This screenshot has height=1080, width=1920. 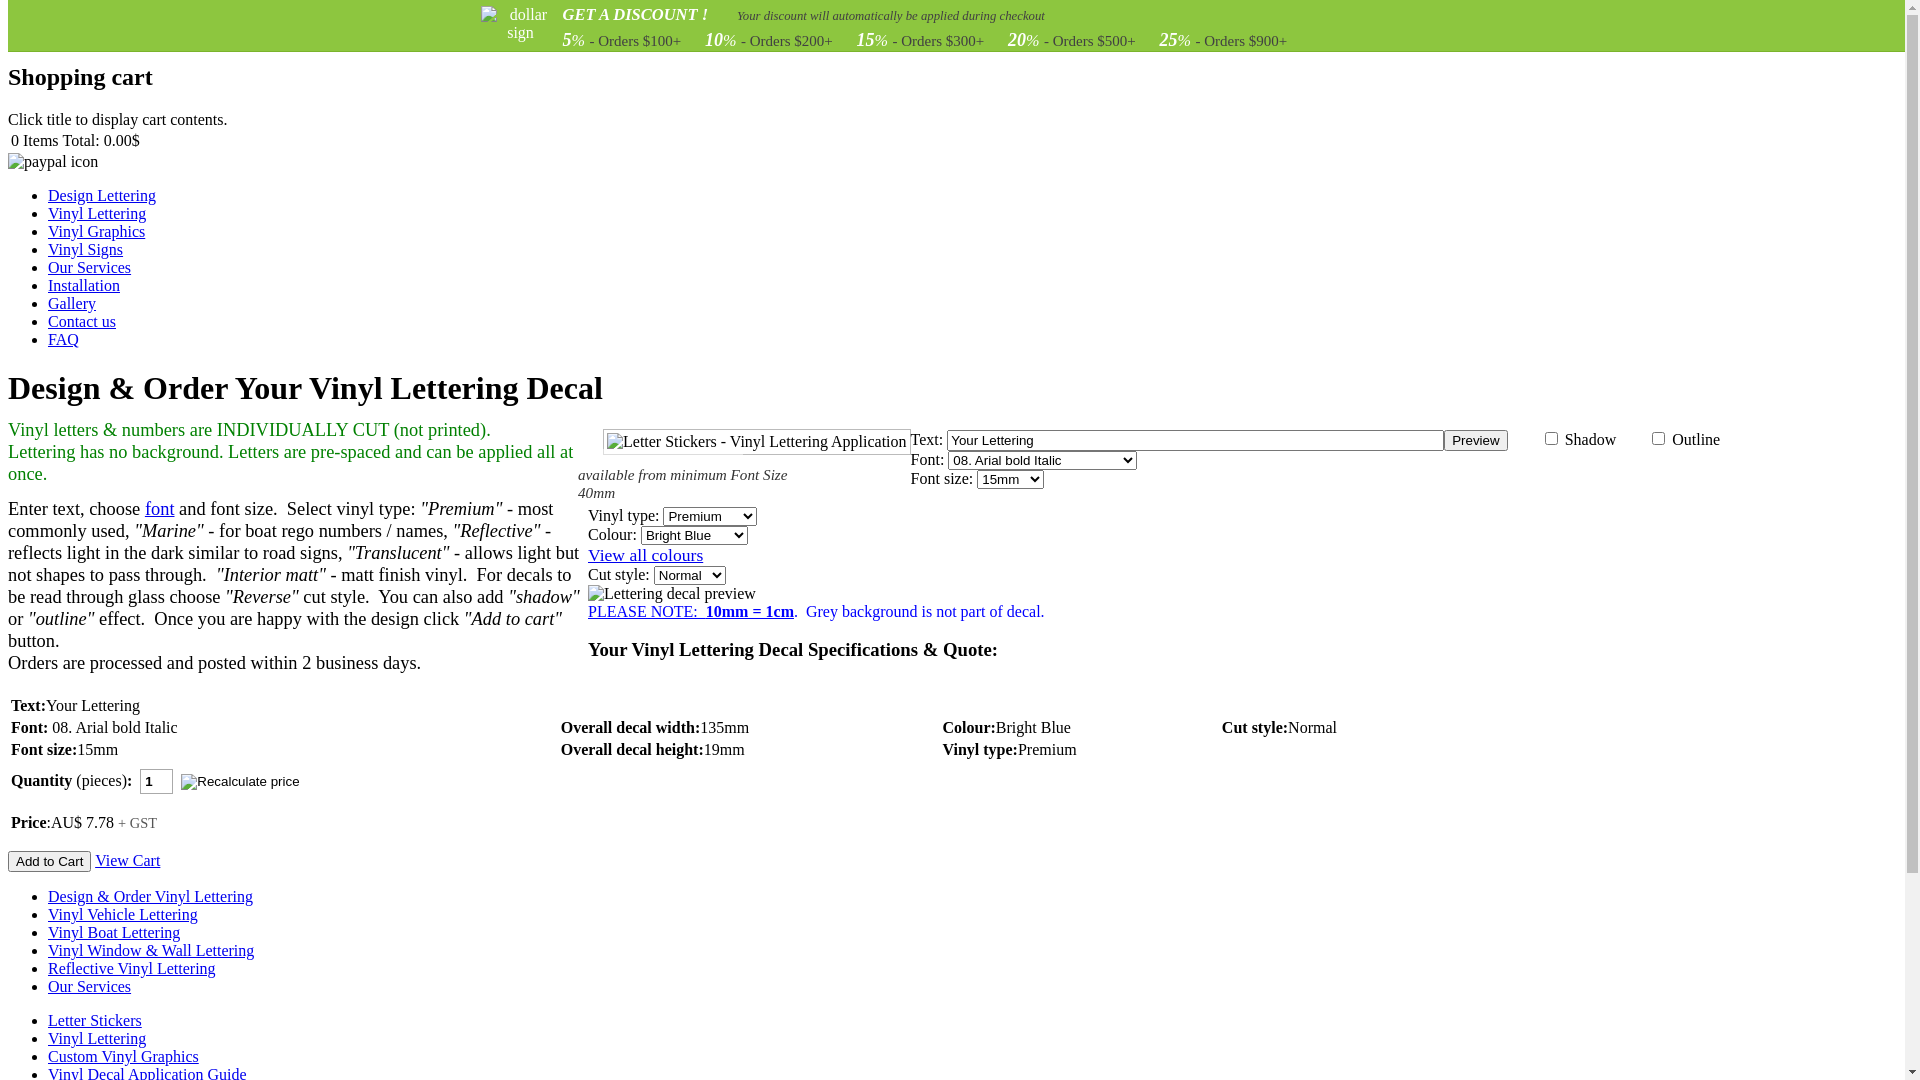 I want to click on 'Our Services', so click(x=88, y=985).